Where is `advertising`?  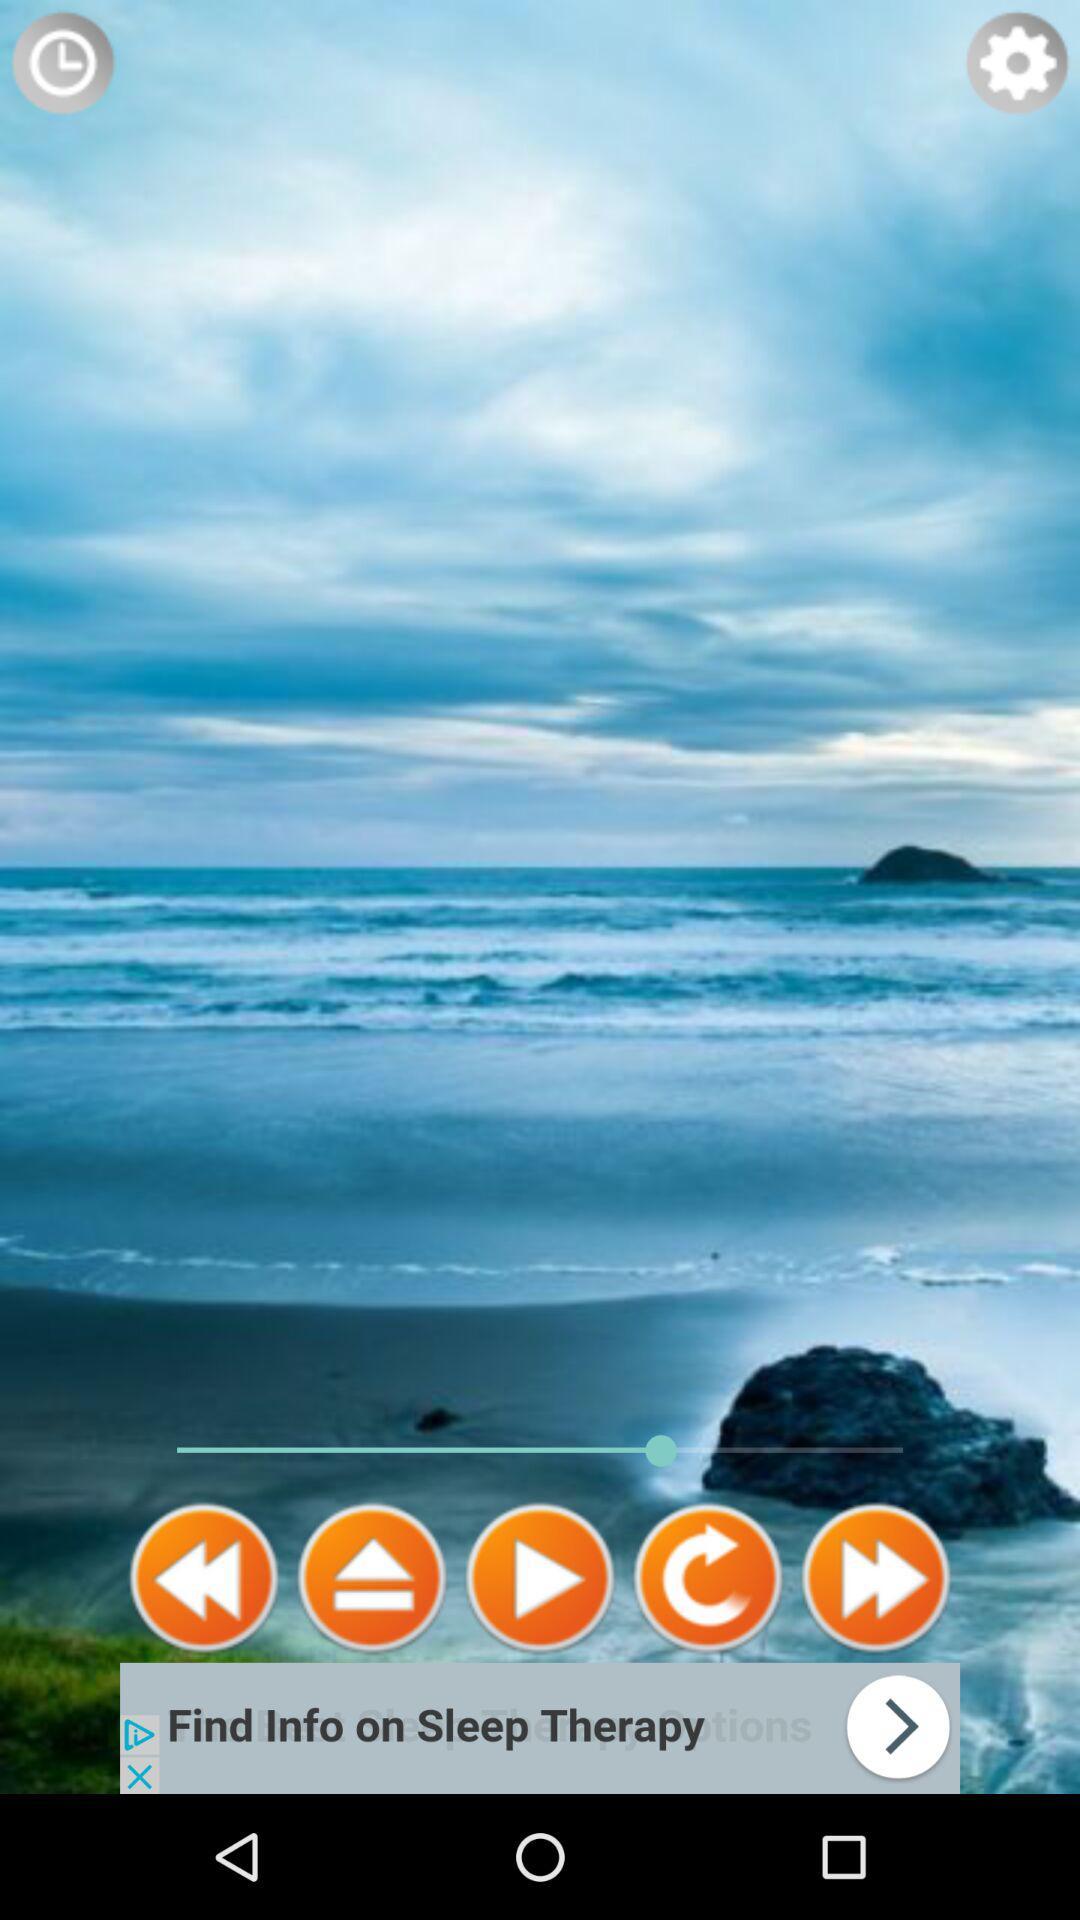
advertising is located at coordinates (540, 1727).